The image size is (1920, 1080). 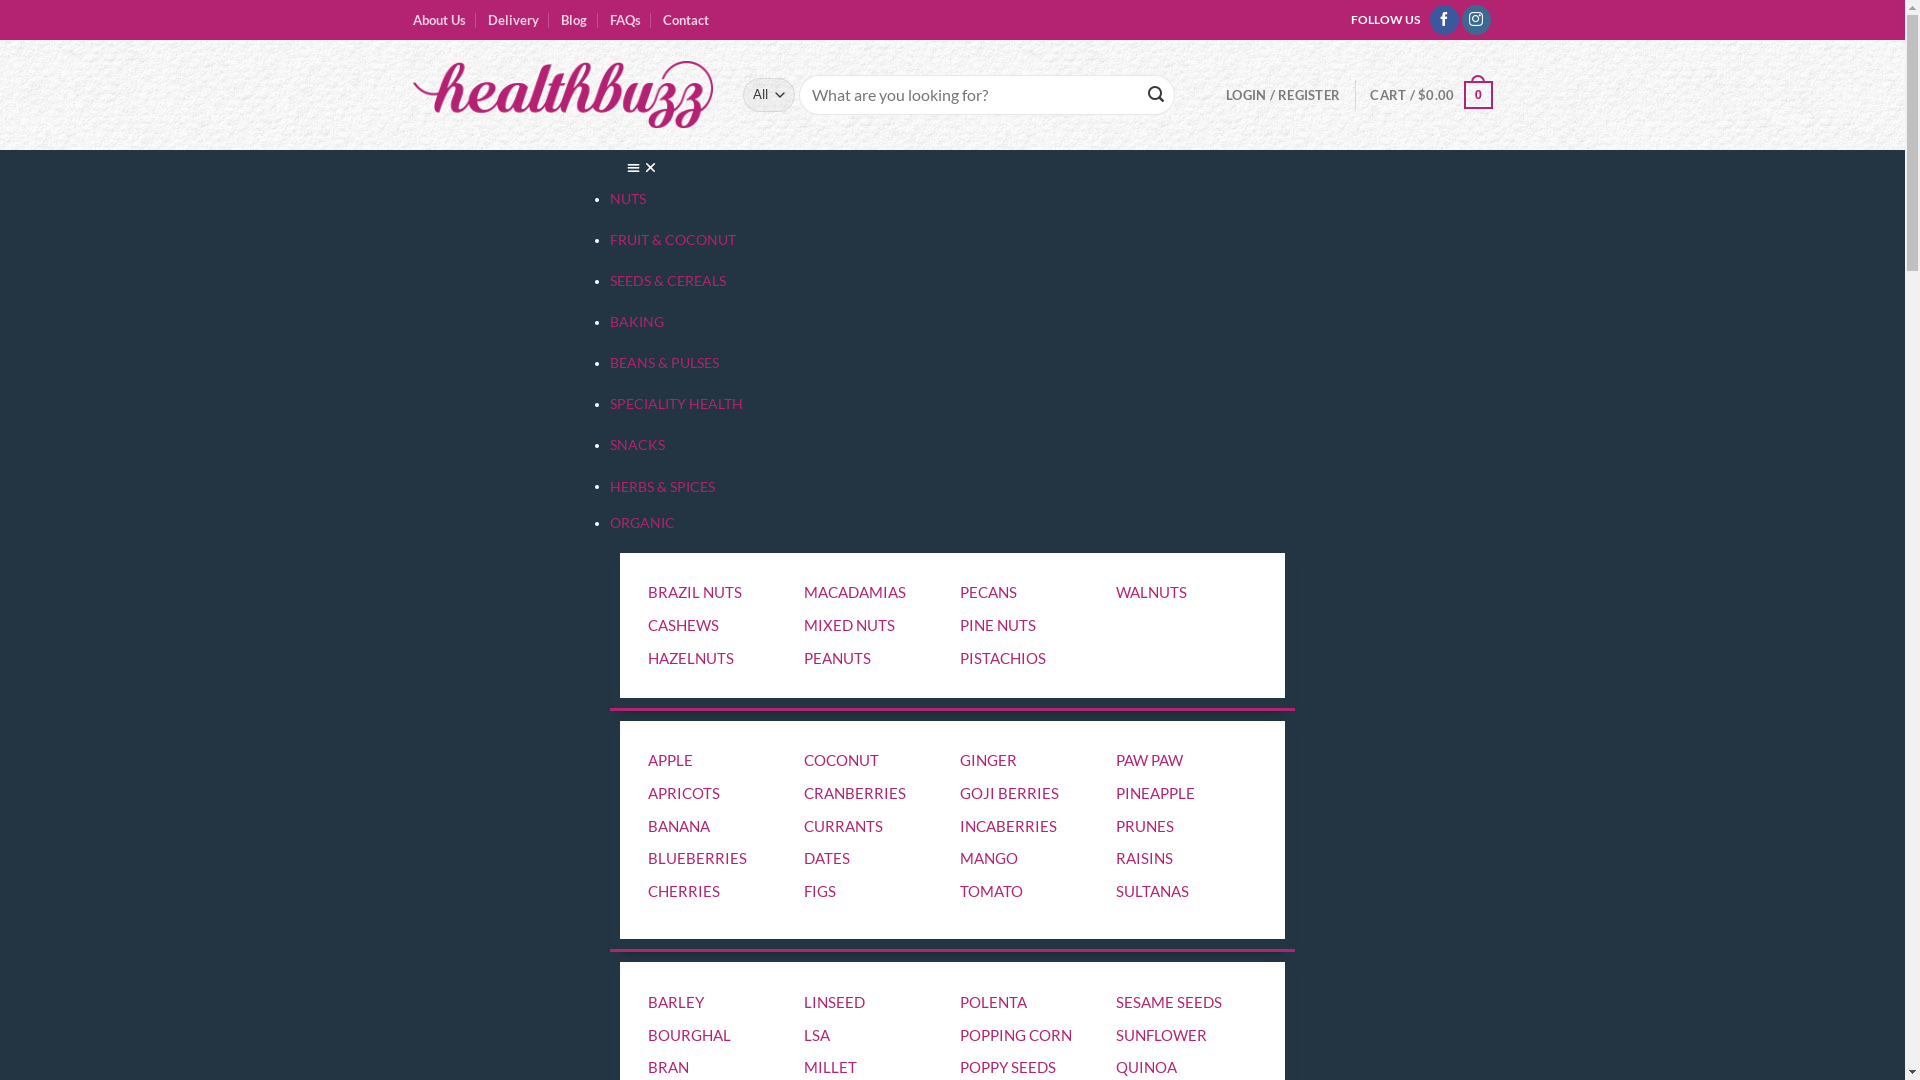 I want to click on 'BARLEY', so click(x=676, y=1002).